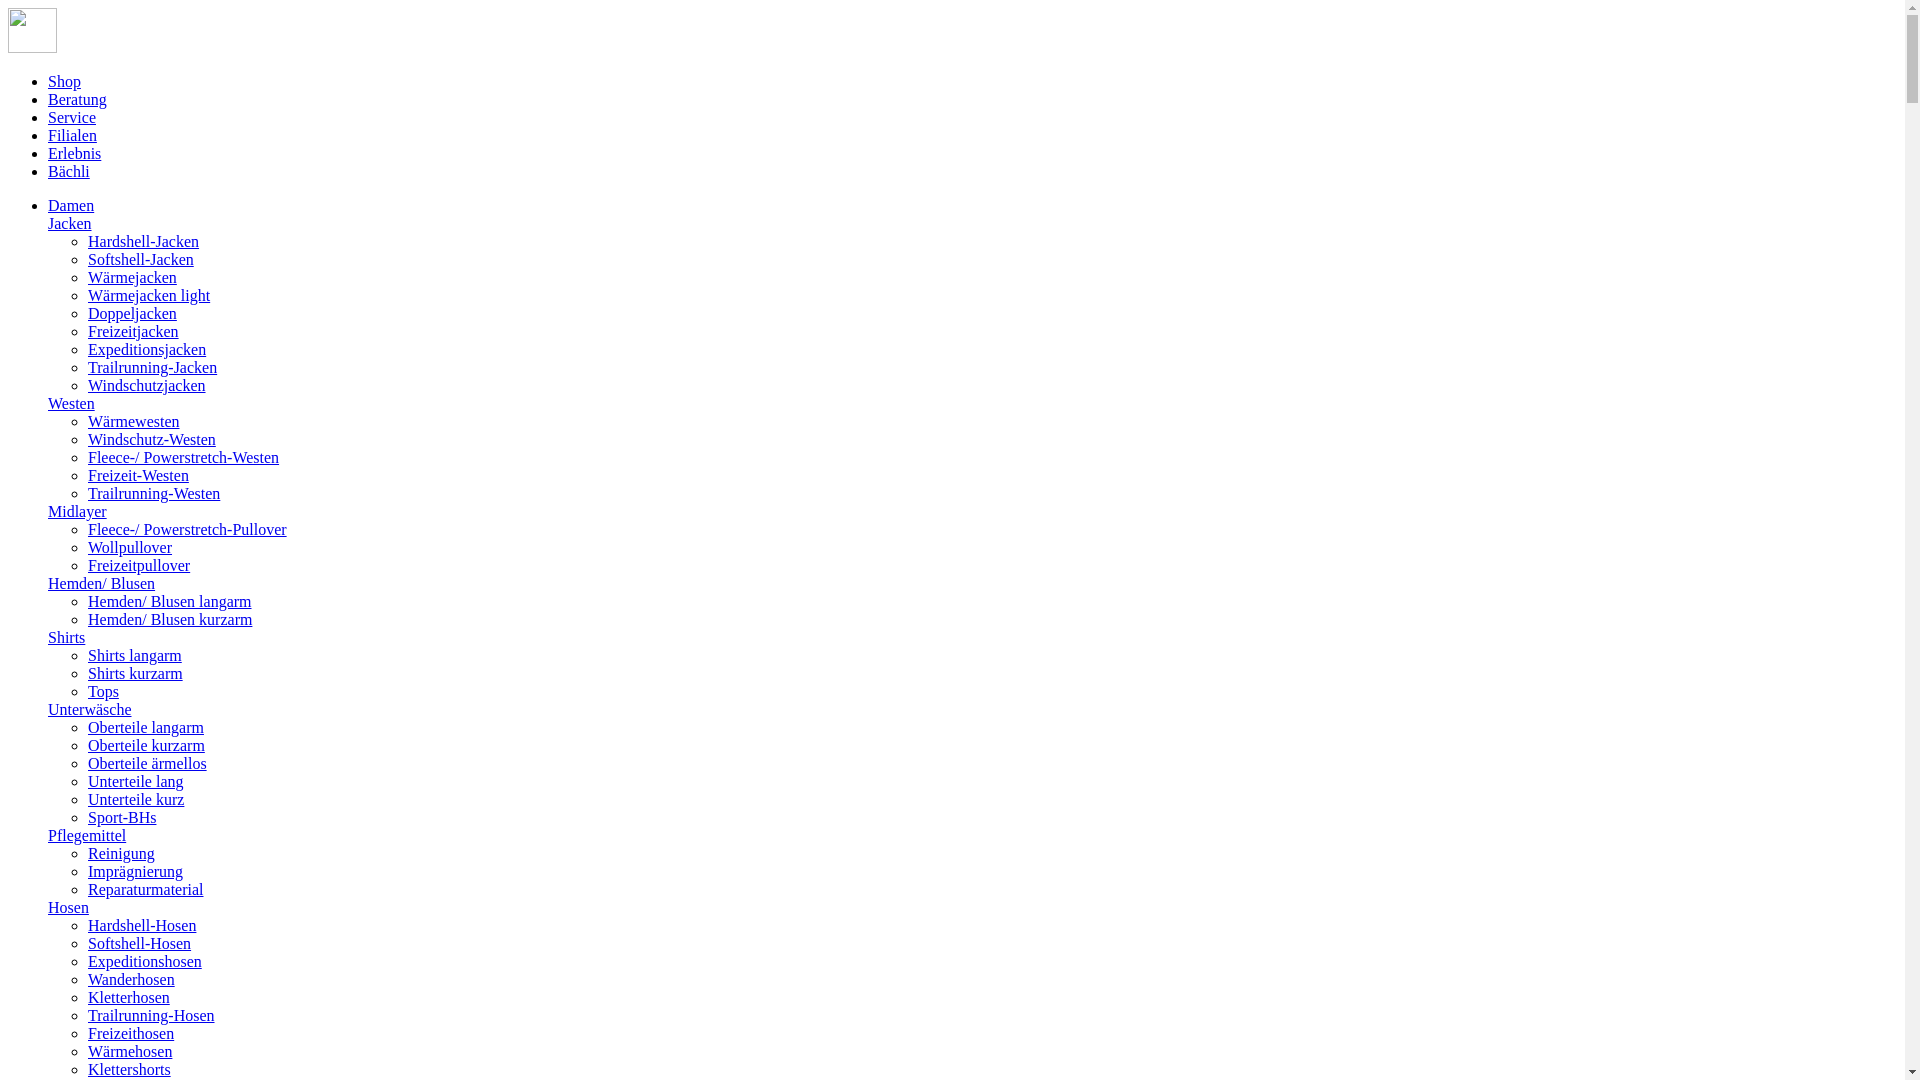 This screenshot has height=1080, width=1920. I want to click on 'Freizeitpullover', so click(86, 565).